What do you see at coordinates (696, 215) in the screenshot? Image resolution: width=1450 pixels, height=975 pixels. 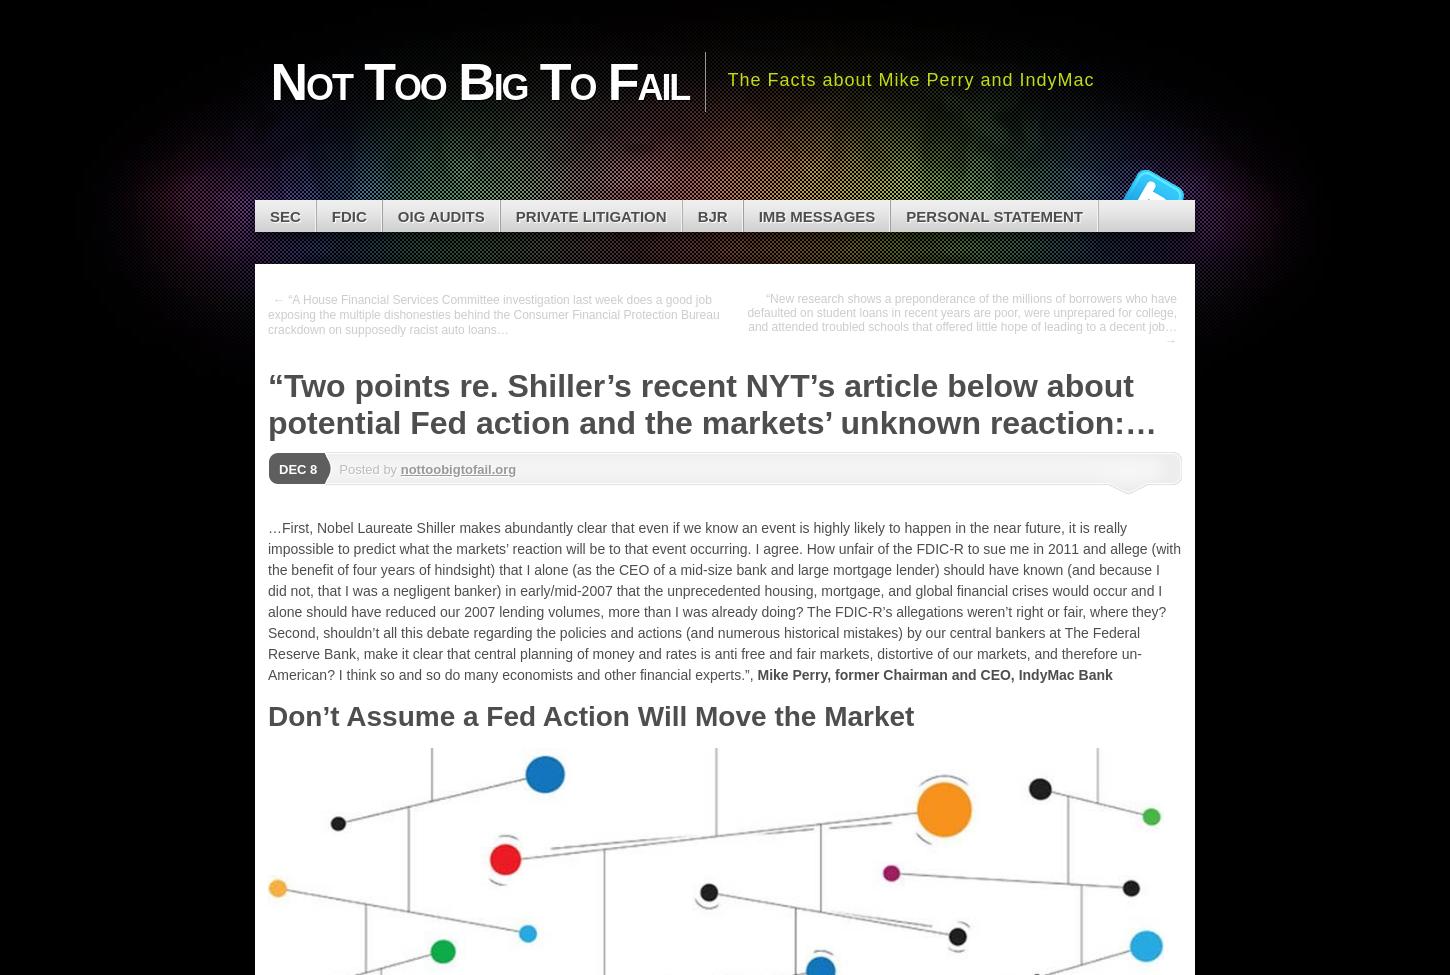 I see `'BJR'` at bounding box center [696, 215].